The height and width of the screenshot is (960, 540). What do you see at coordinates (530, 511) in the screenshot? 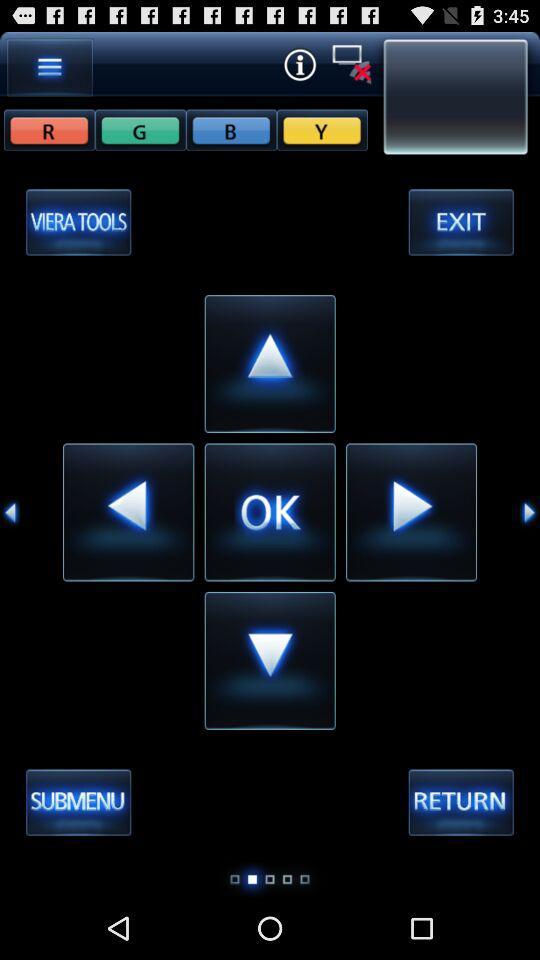
I see `the right scroll` at bounding box center [530, 511].